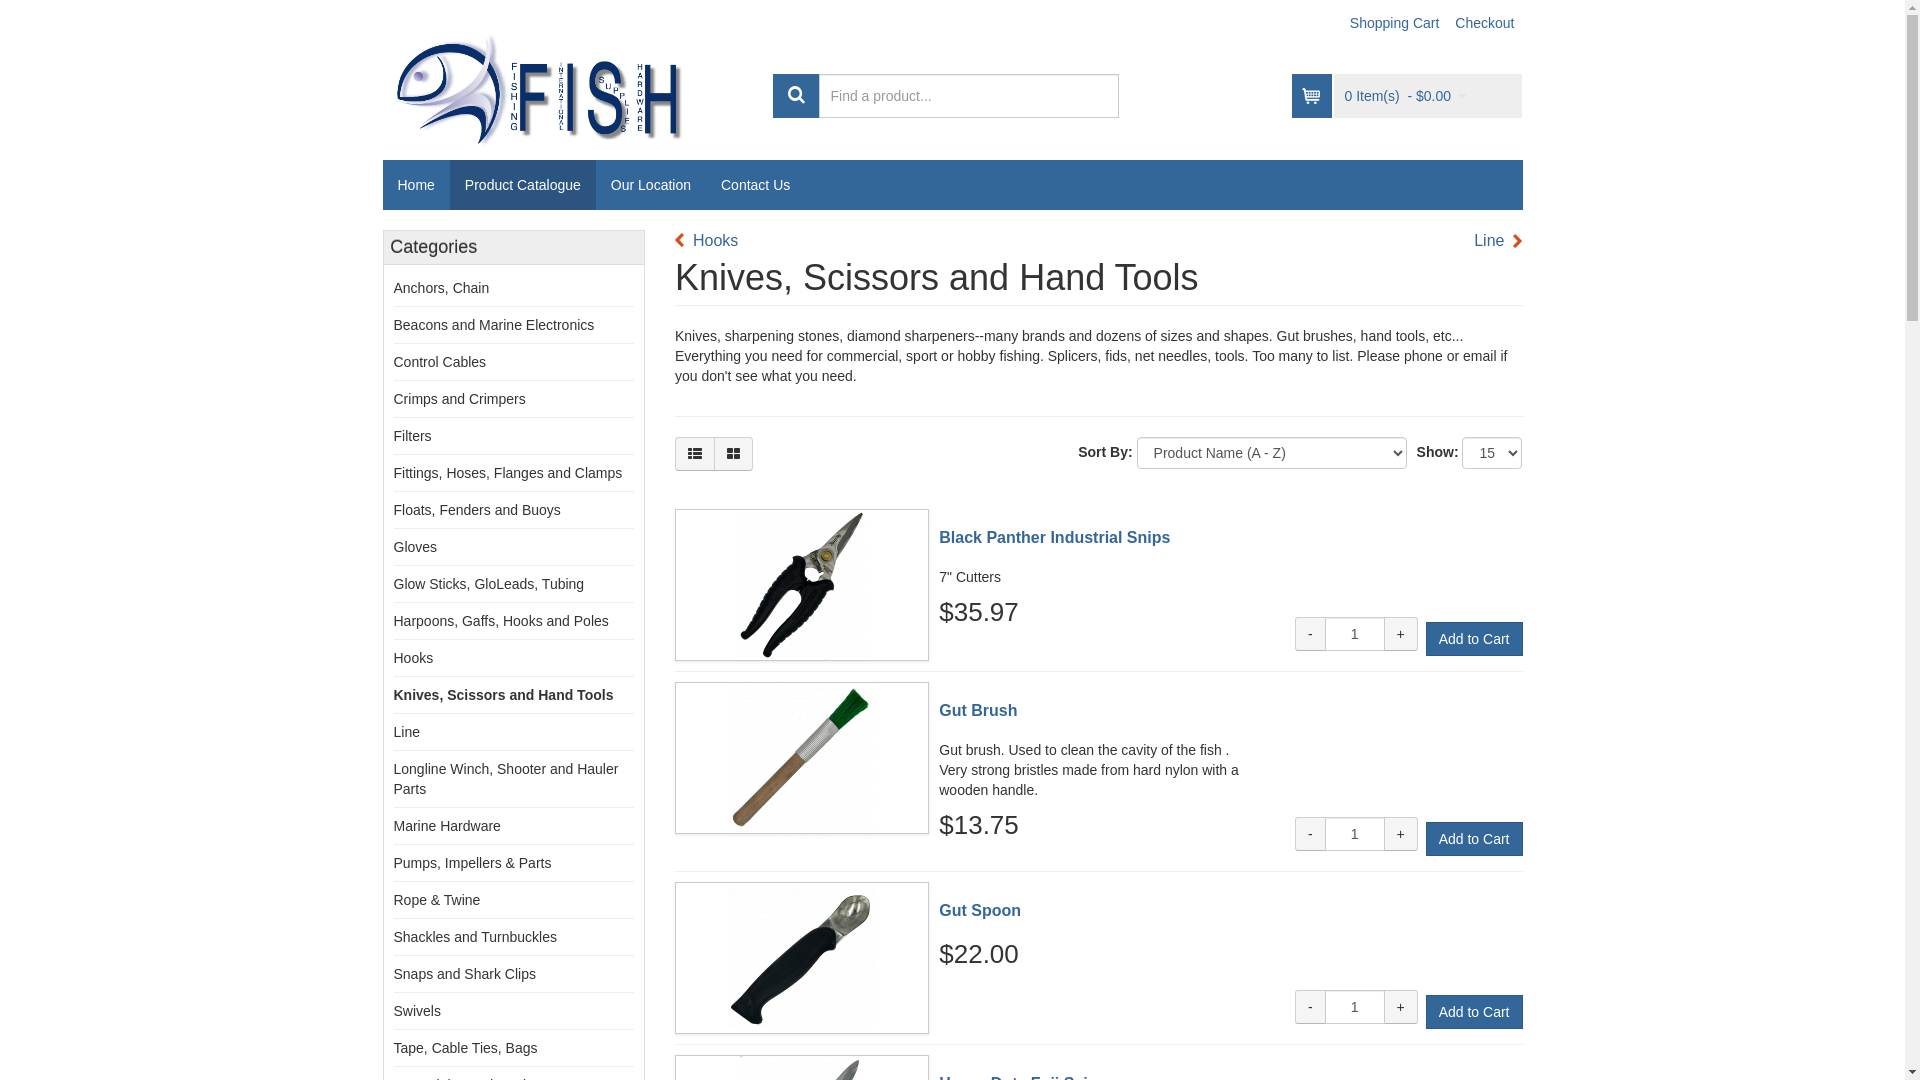 This screenshot has height=1080, width=1920. Describe the element at coordinates (414, 185) in the screenshot. I see `'Home'` at that location.